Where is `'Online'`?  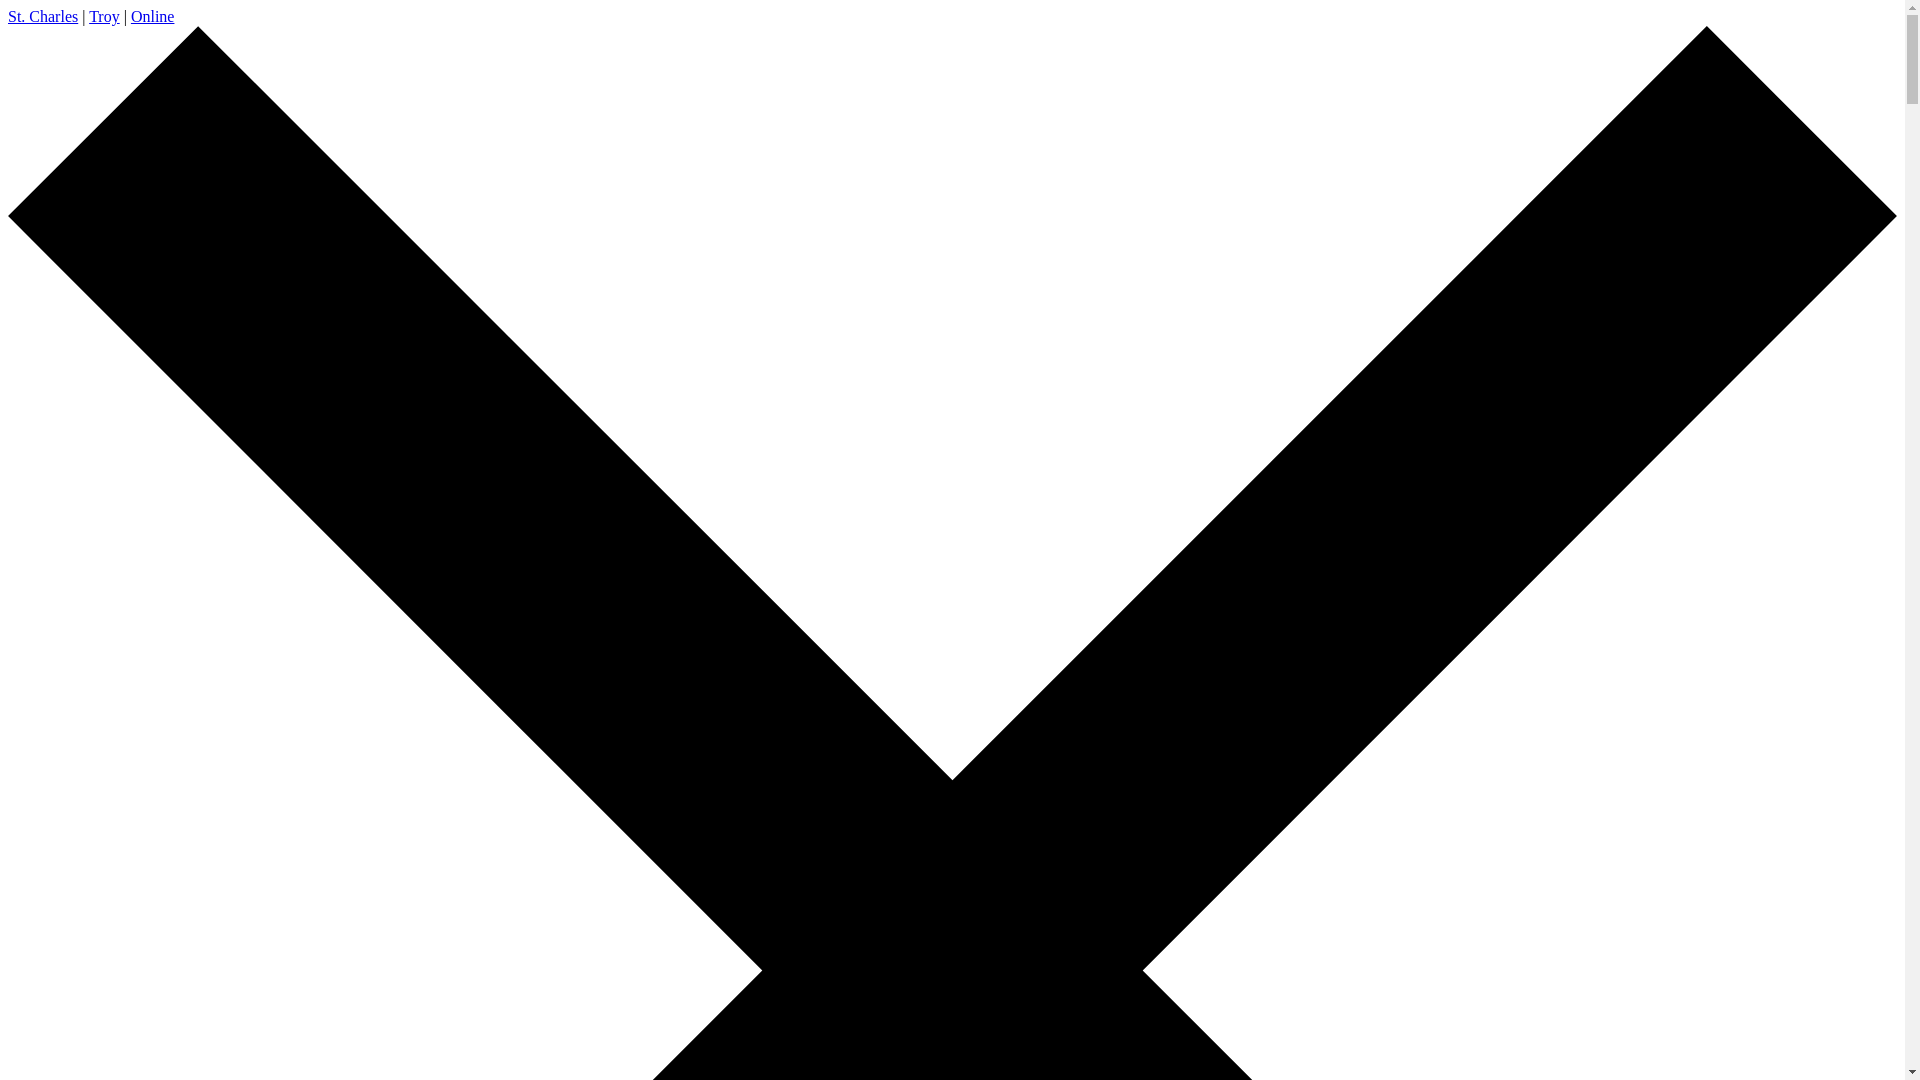
'Online' is located at coordinates (152, 16).